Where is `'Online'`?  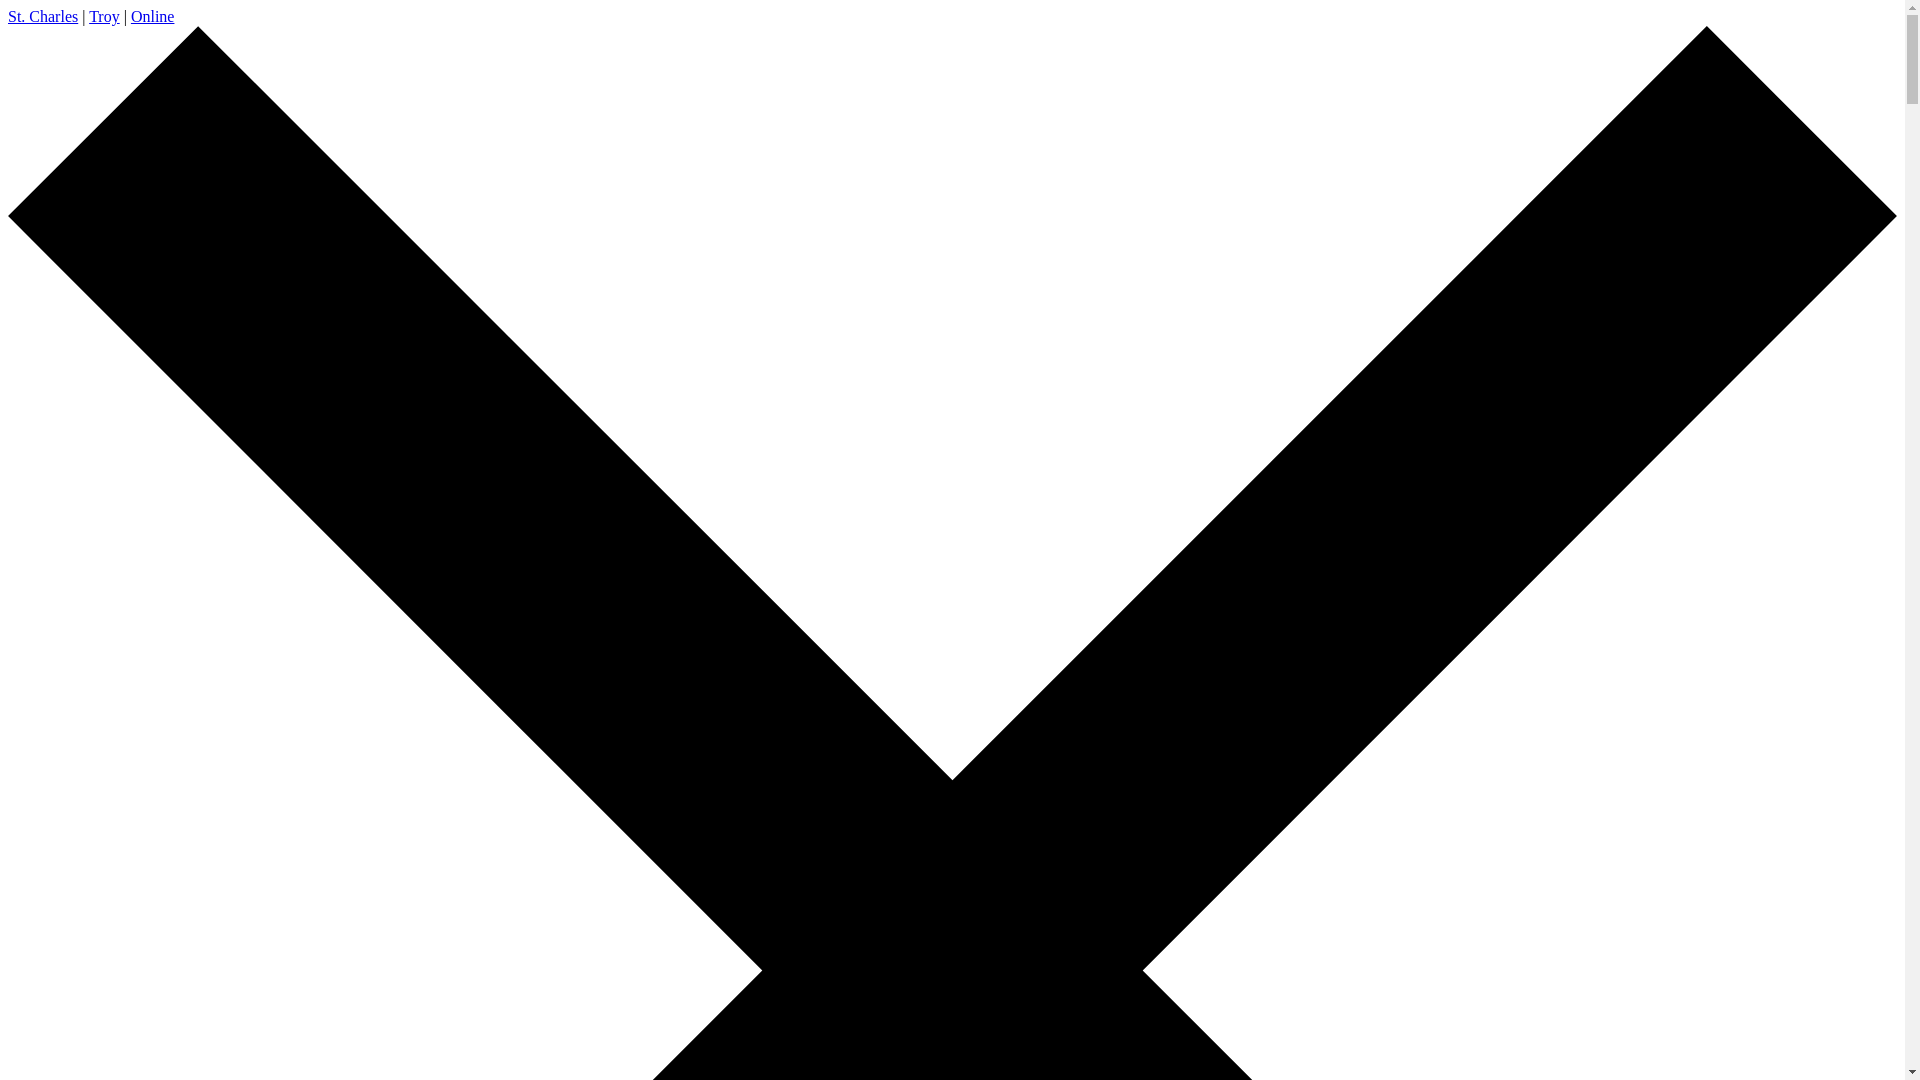
'Online' is located at coordinates (152, 16).